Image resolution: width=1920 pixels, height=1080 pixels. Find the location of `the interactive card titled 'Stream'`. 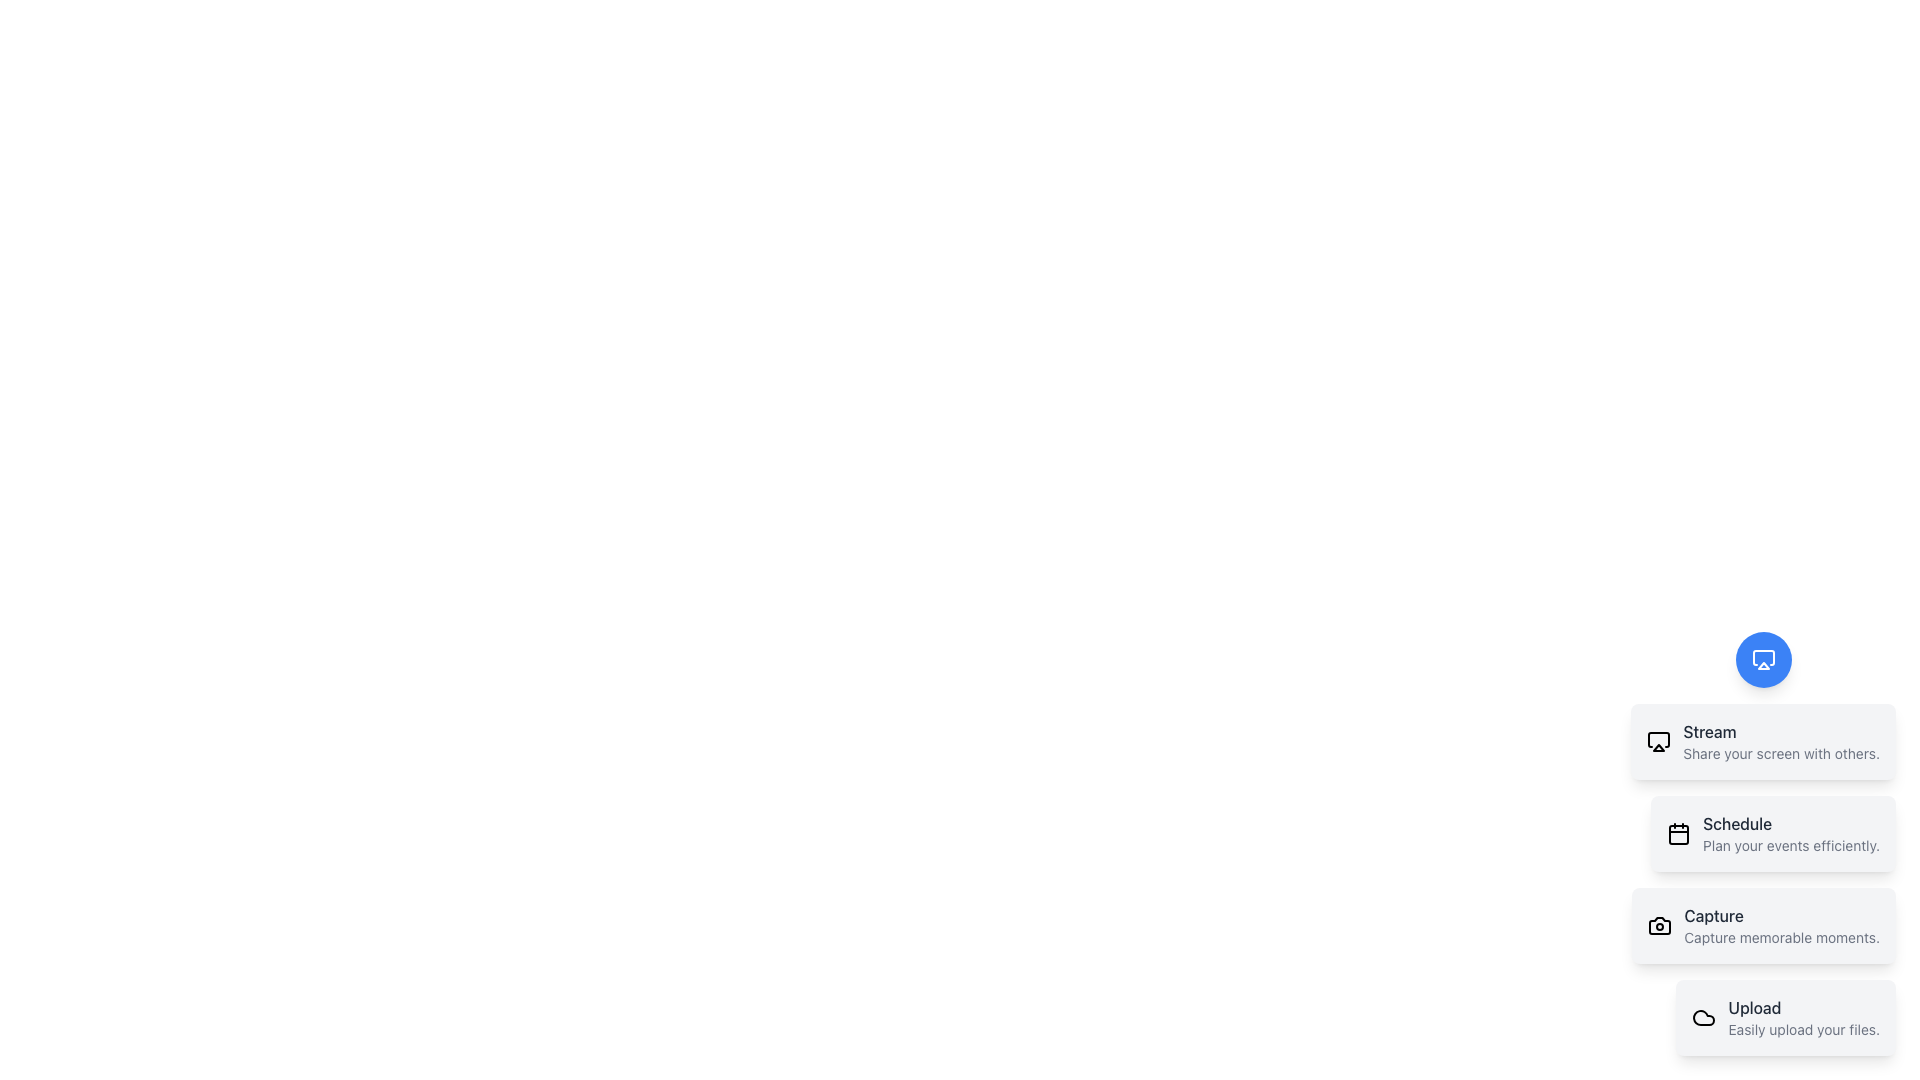

the interactive card titled 'Stream' is located at coordinates (1763, 741).